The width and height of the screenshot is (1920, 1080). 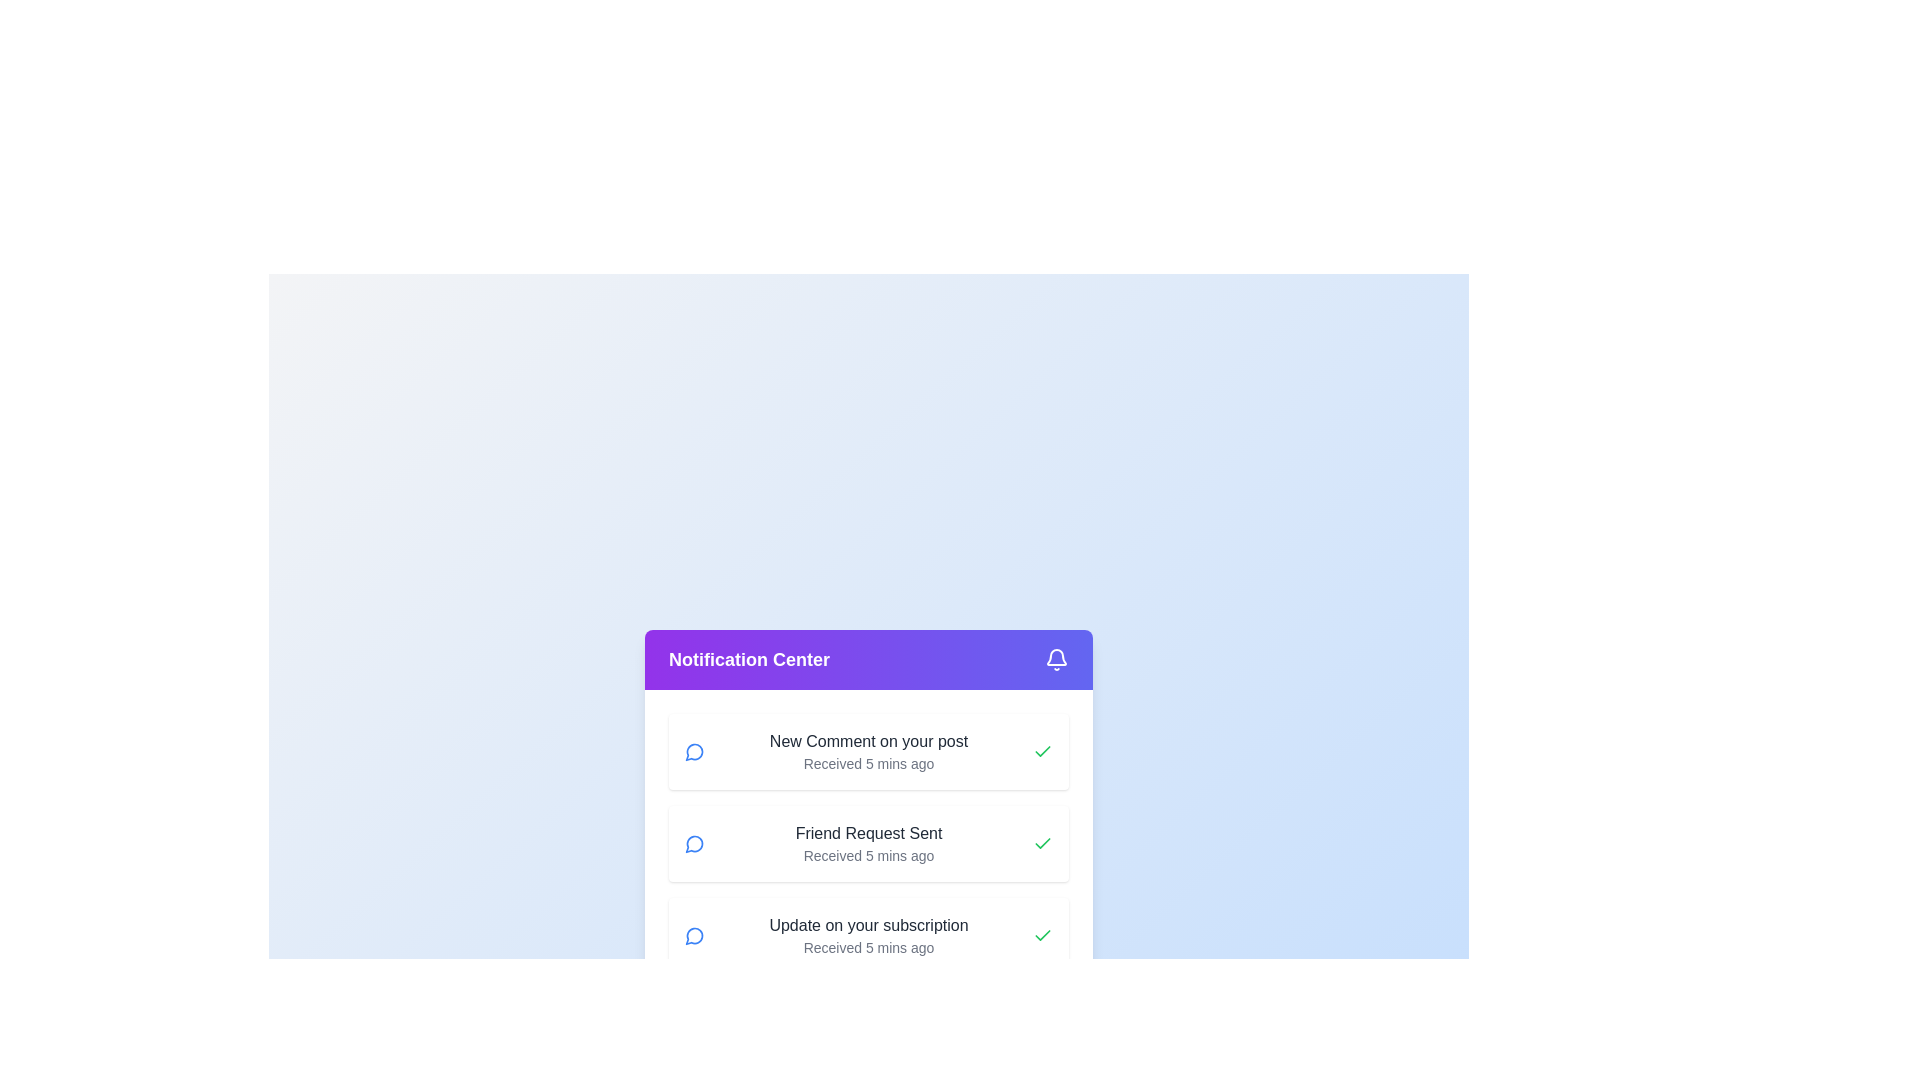 I want to click on the second notification entry in the Notification Center that displays 'Friend Request Sent', so click(x=868, y=844).